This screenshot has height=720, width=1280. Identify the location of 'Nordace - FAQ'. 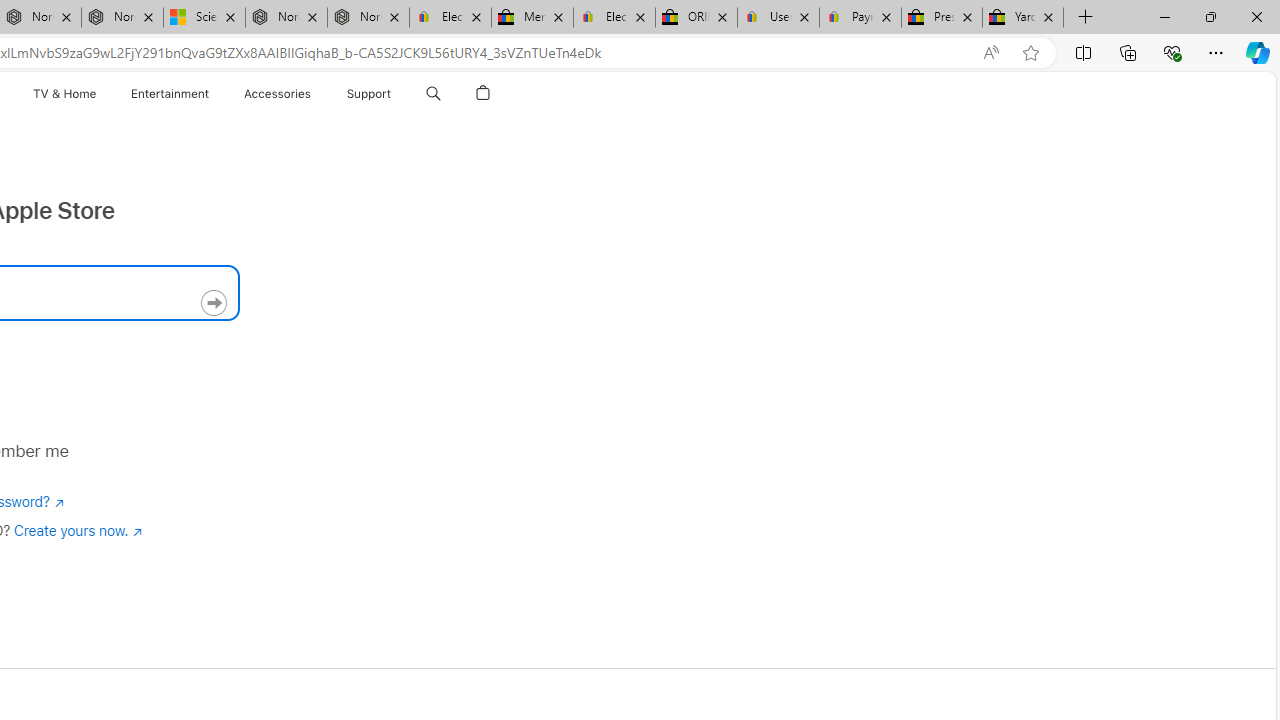
(368, 17).